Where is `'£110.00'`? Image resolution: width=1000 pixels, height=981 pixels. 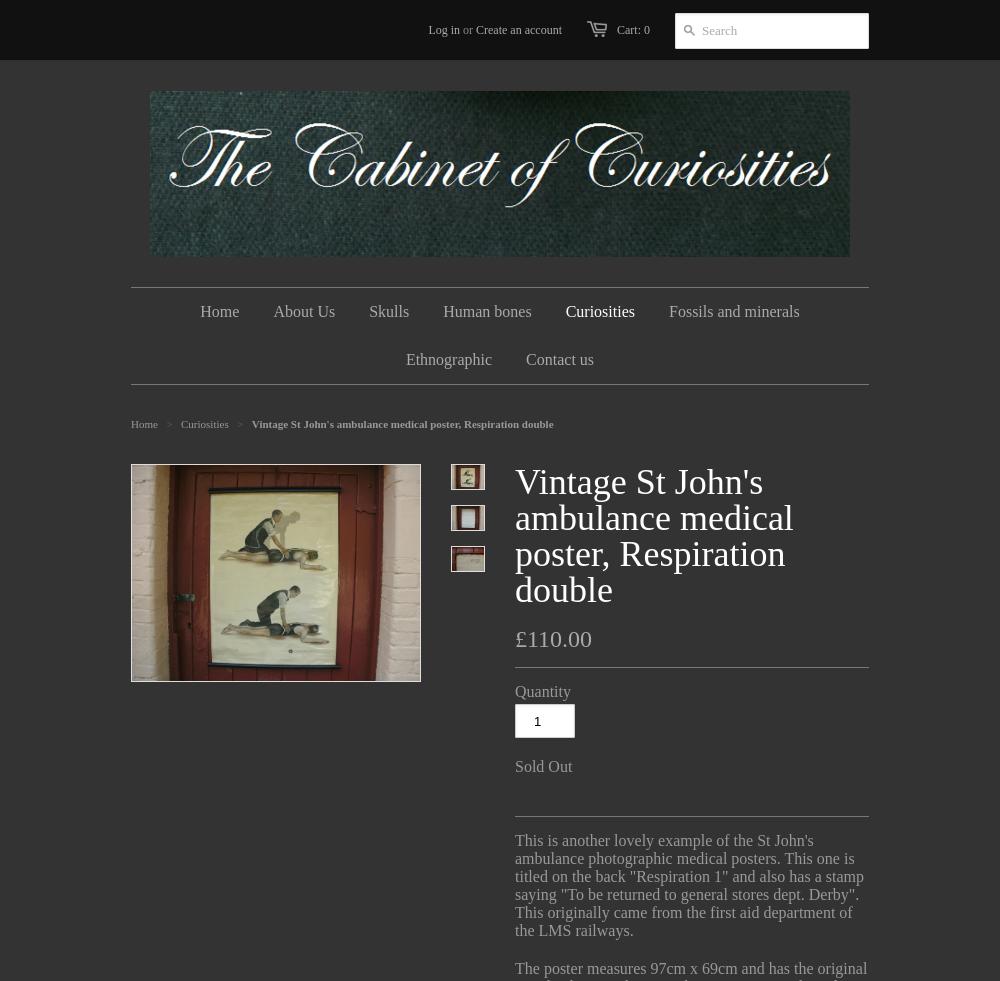
'£110.00' is located at coordinates (553, 639).